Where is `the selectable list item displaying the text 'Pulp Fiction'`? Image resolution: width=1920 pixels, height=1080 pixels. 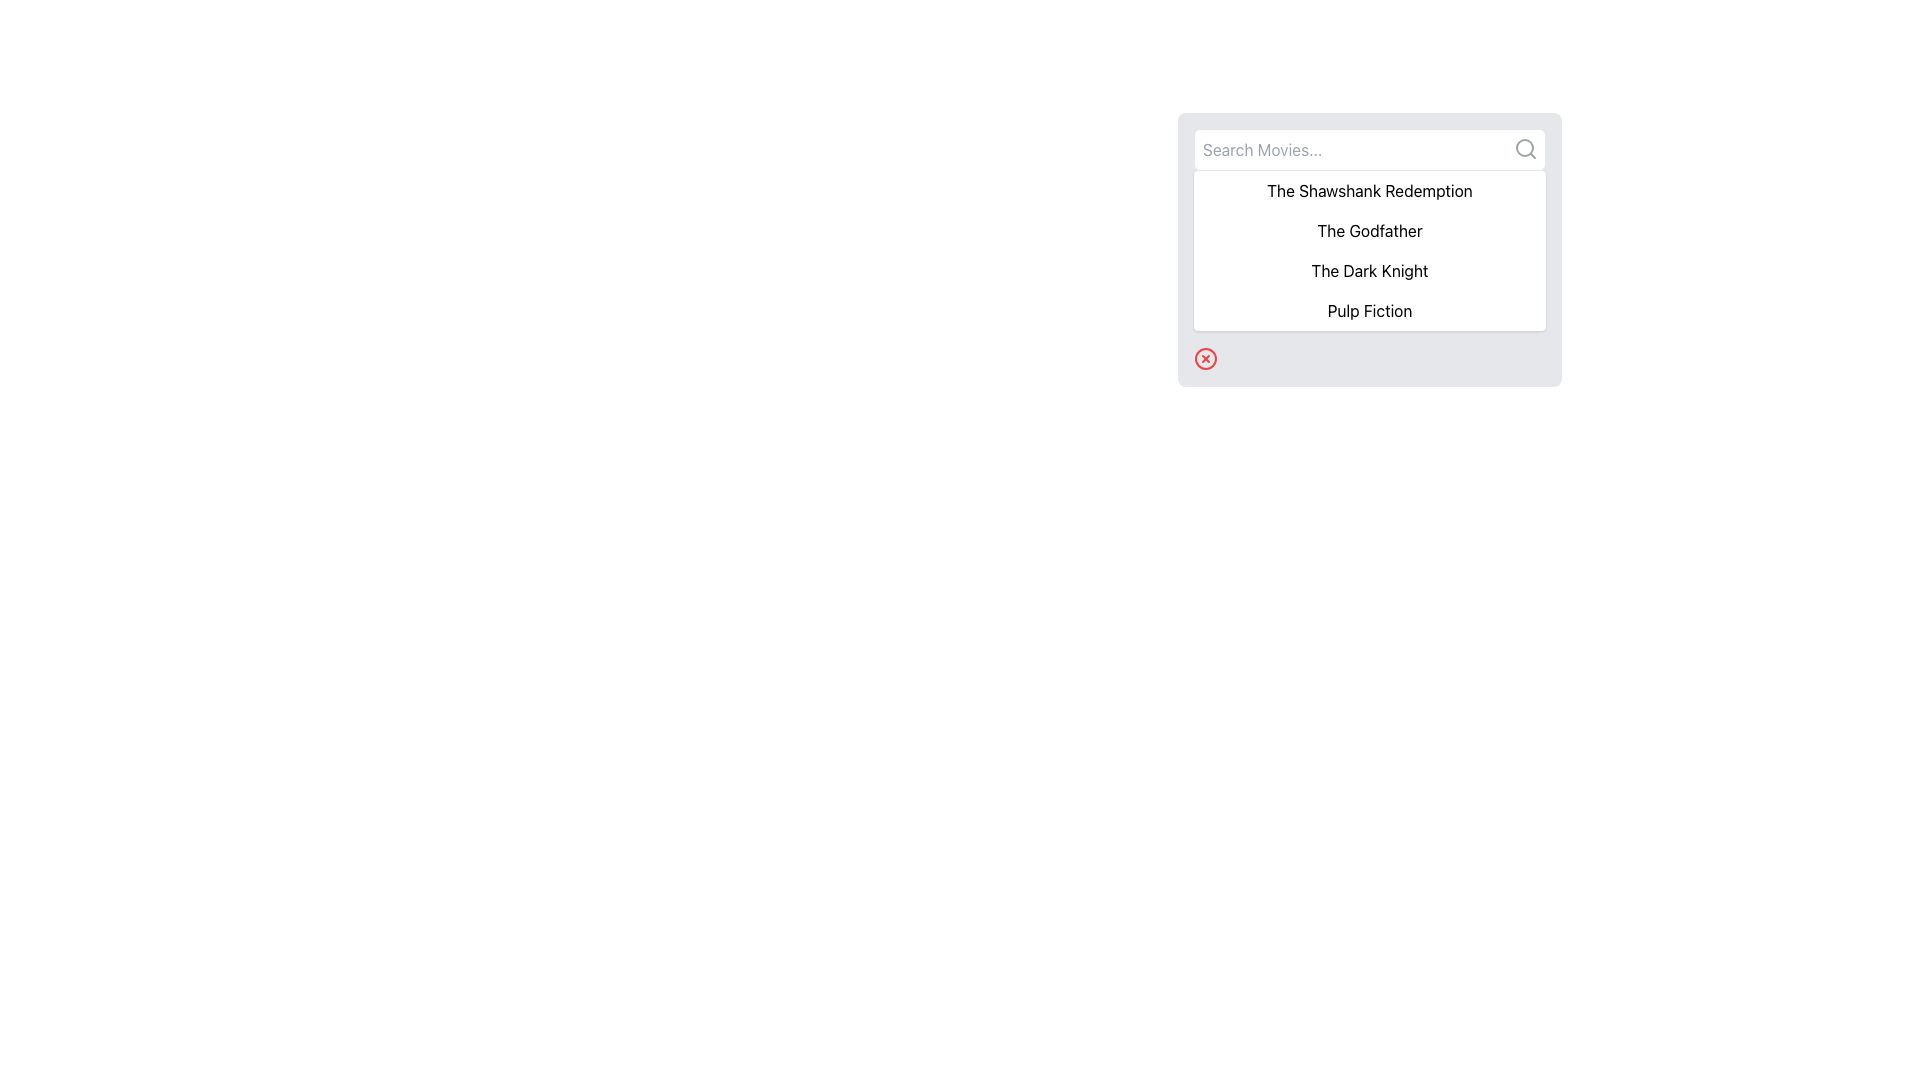 the selectable list item displaying the text 'Pulp Fiction' is located at coordinates (1368, 311).